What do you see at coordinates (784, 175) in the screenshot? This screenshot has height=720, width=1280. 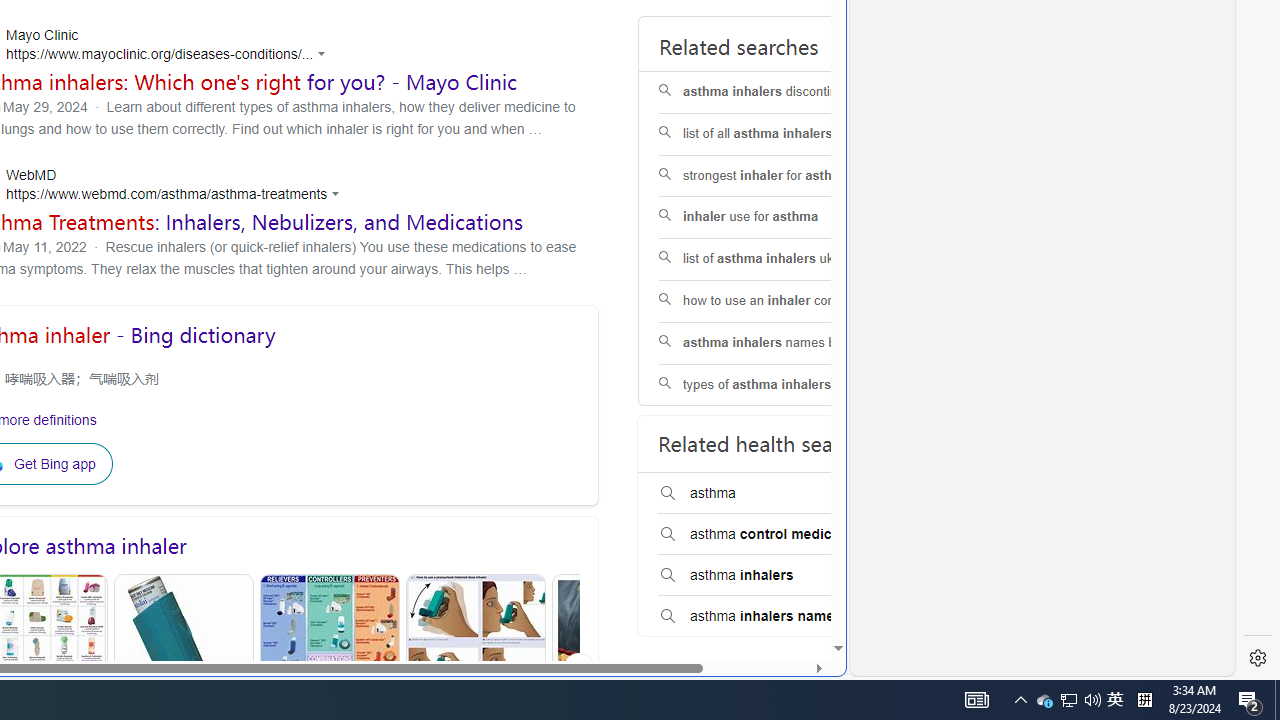 I see `'strongest inhaler for asthma'` at bounding box center [784, 175].